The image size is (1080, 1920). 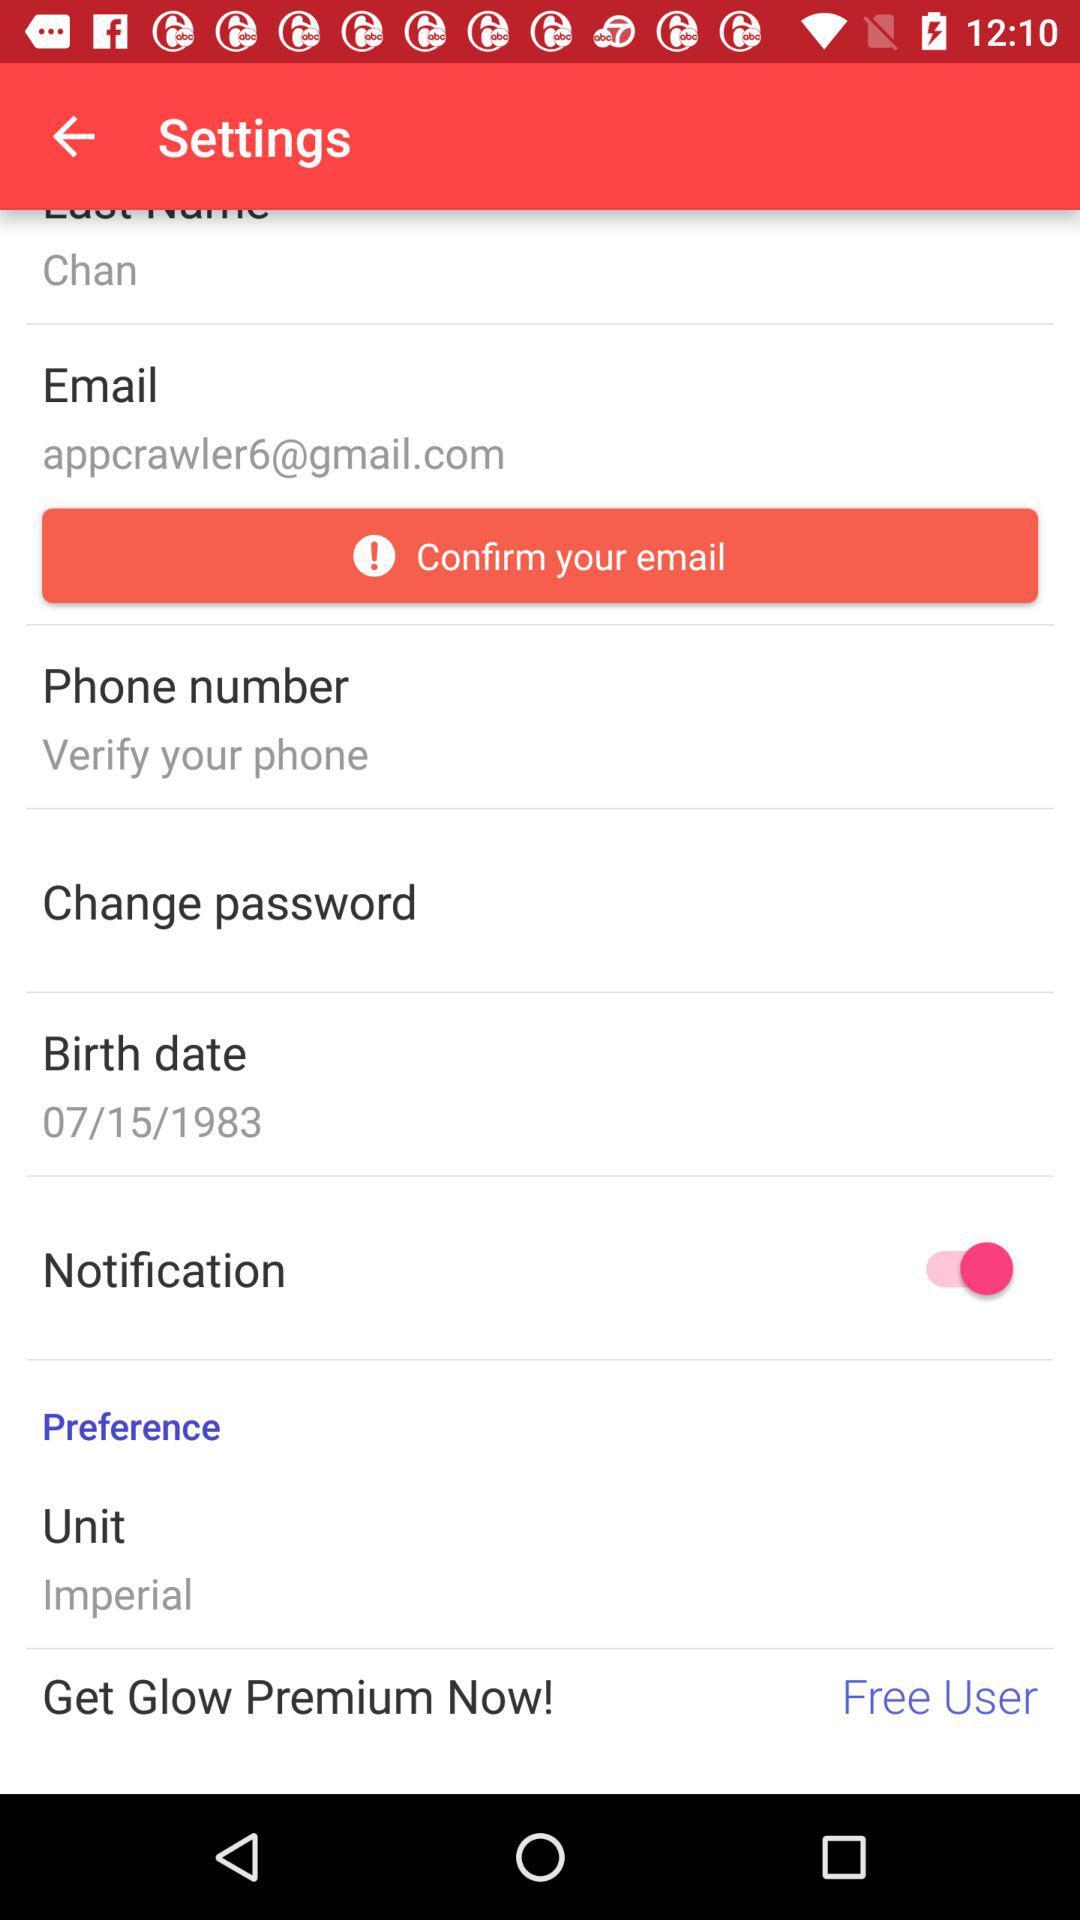 I want to click on the item to the left of settings icon, so click(x=72, y=135).